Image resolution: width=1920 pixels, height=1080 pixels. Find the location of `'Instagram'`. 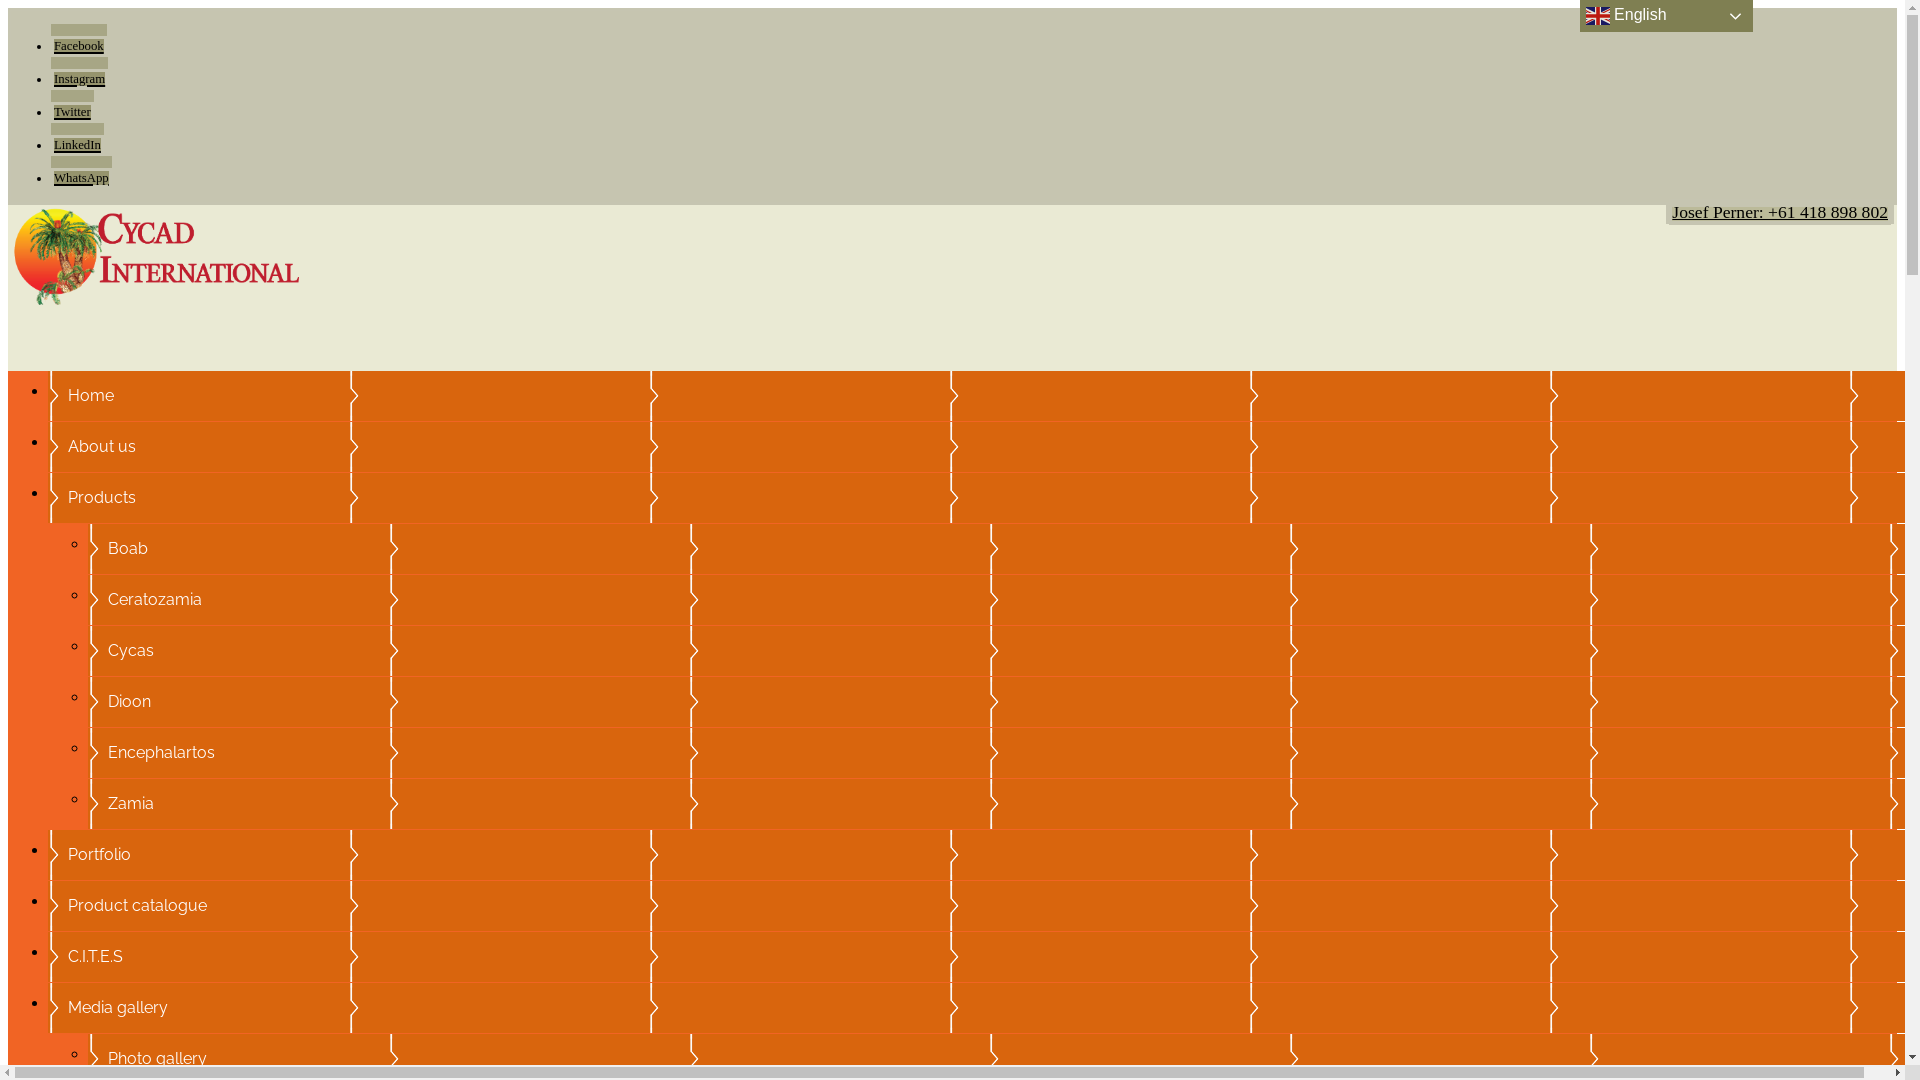

'Instagram' is located at coordinates (79, 72).